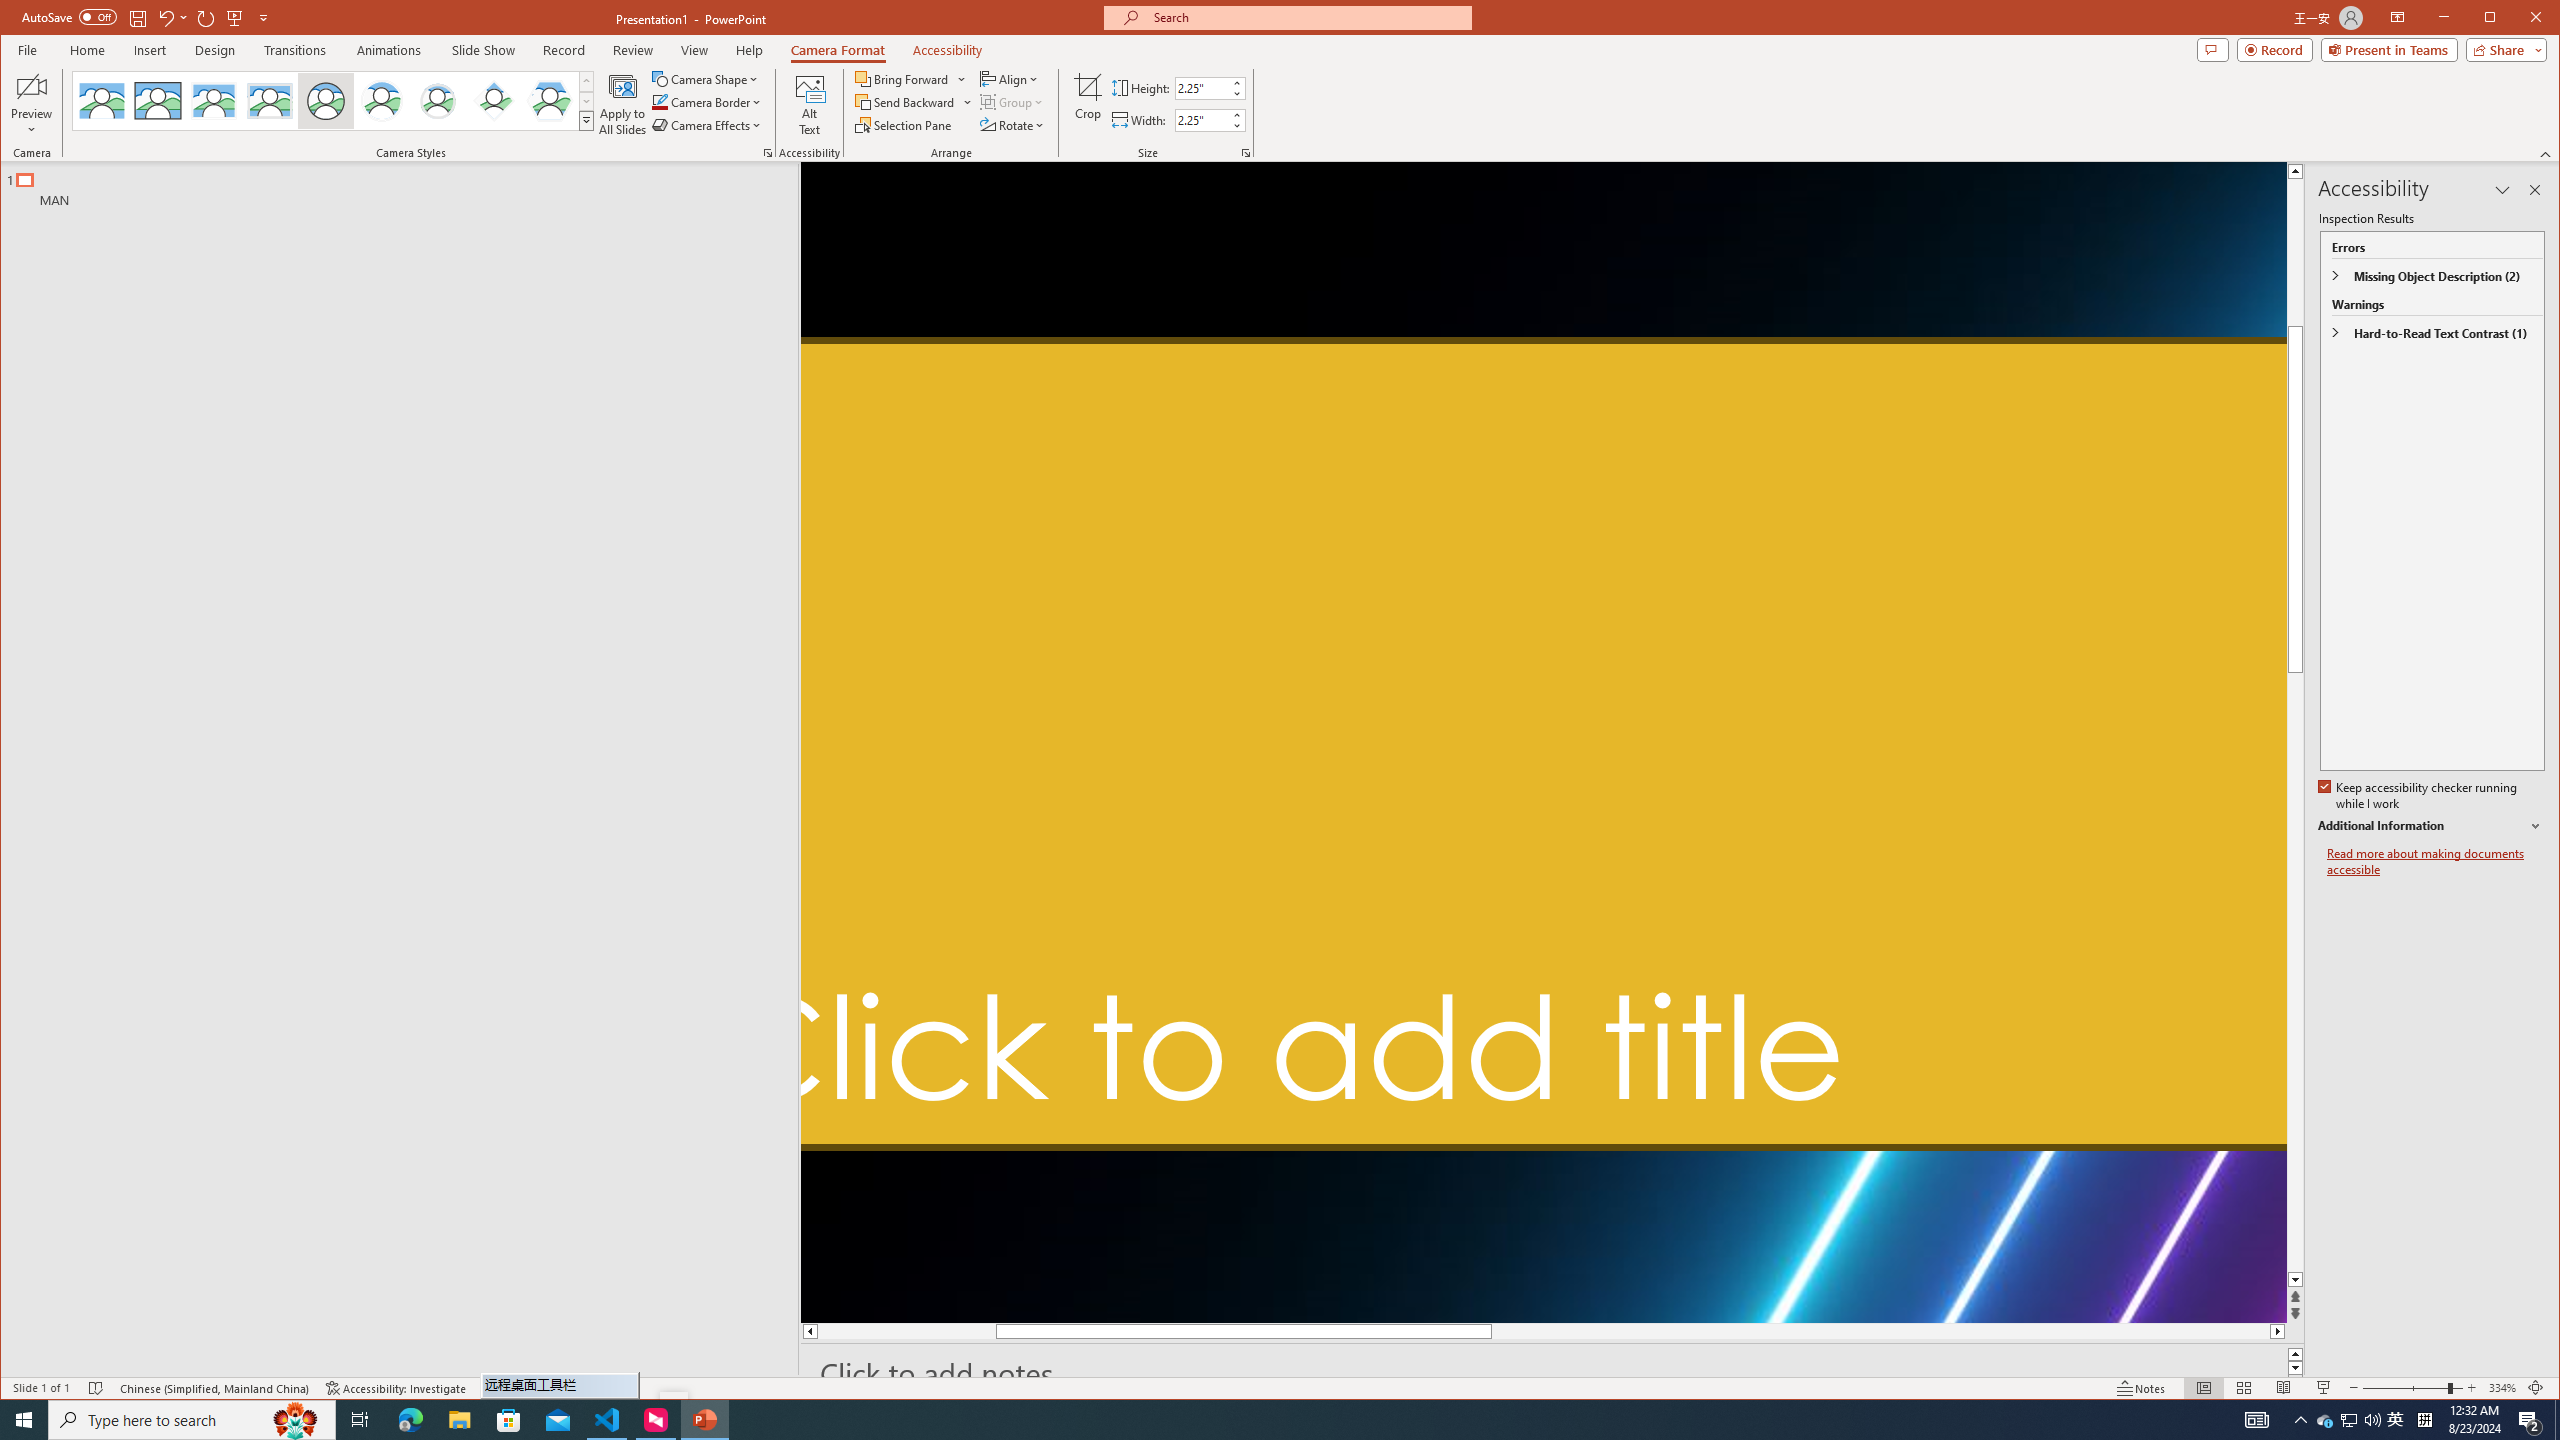  What do you see at coordinates (902, 78) in the screenshot?
I see `'Bring Forward'` at bounding box center [902, 78].